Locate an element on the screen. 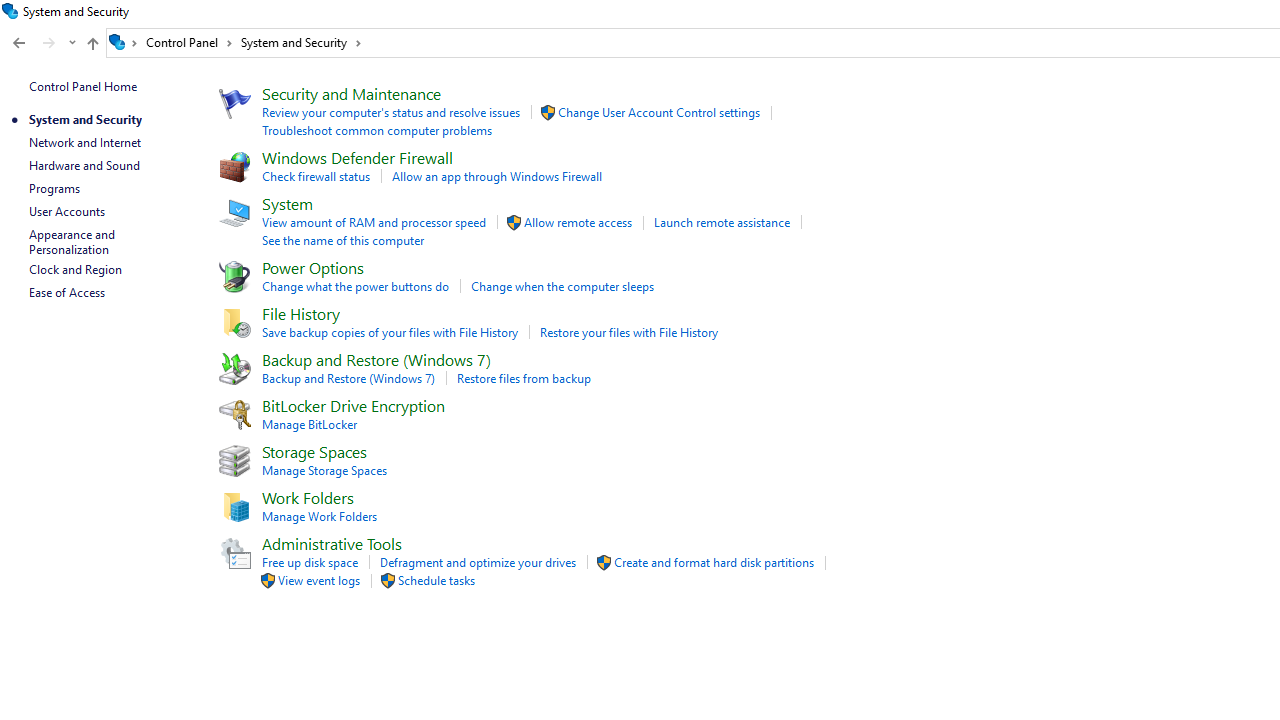 The image size is (1280, 720). 'File History' is located at coordinates (299, 313).